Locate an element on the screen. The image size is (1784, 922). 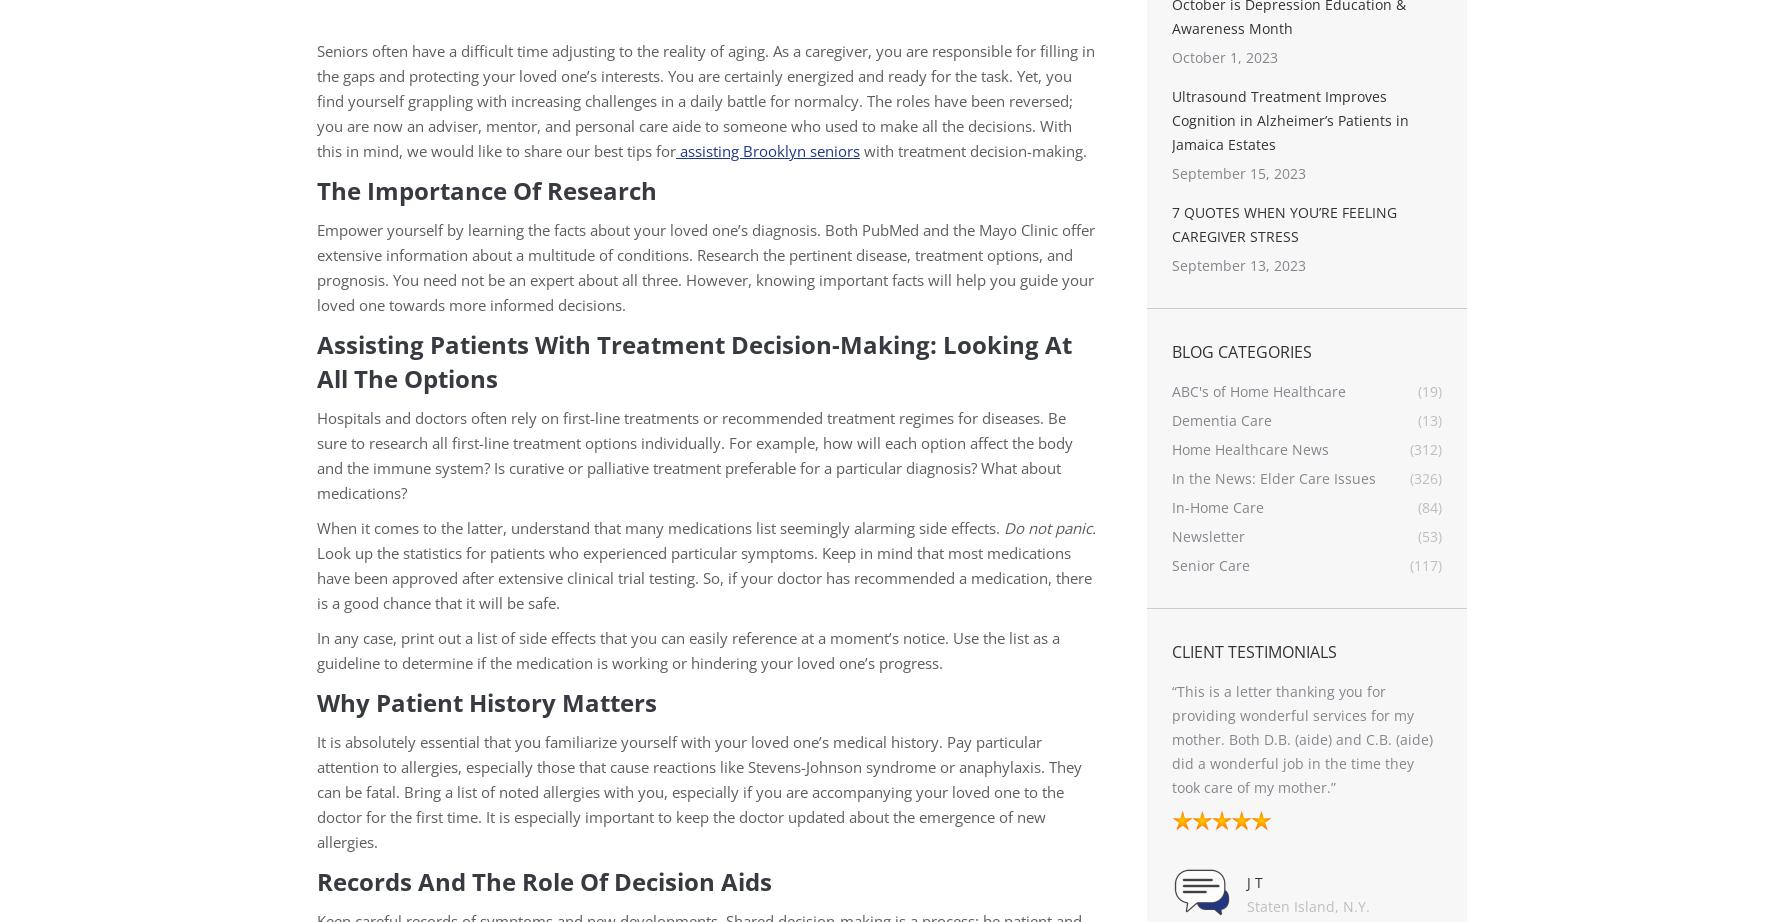
'BLOG CATEGORIES' is located at coordinates (1241, 351).